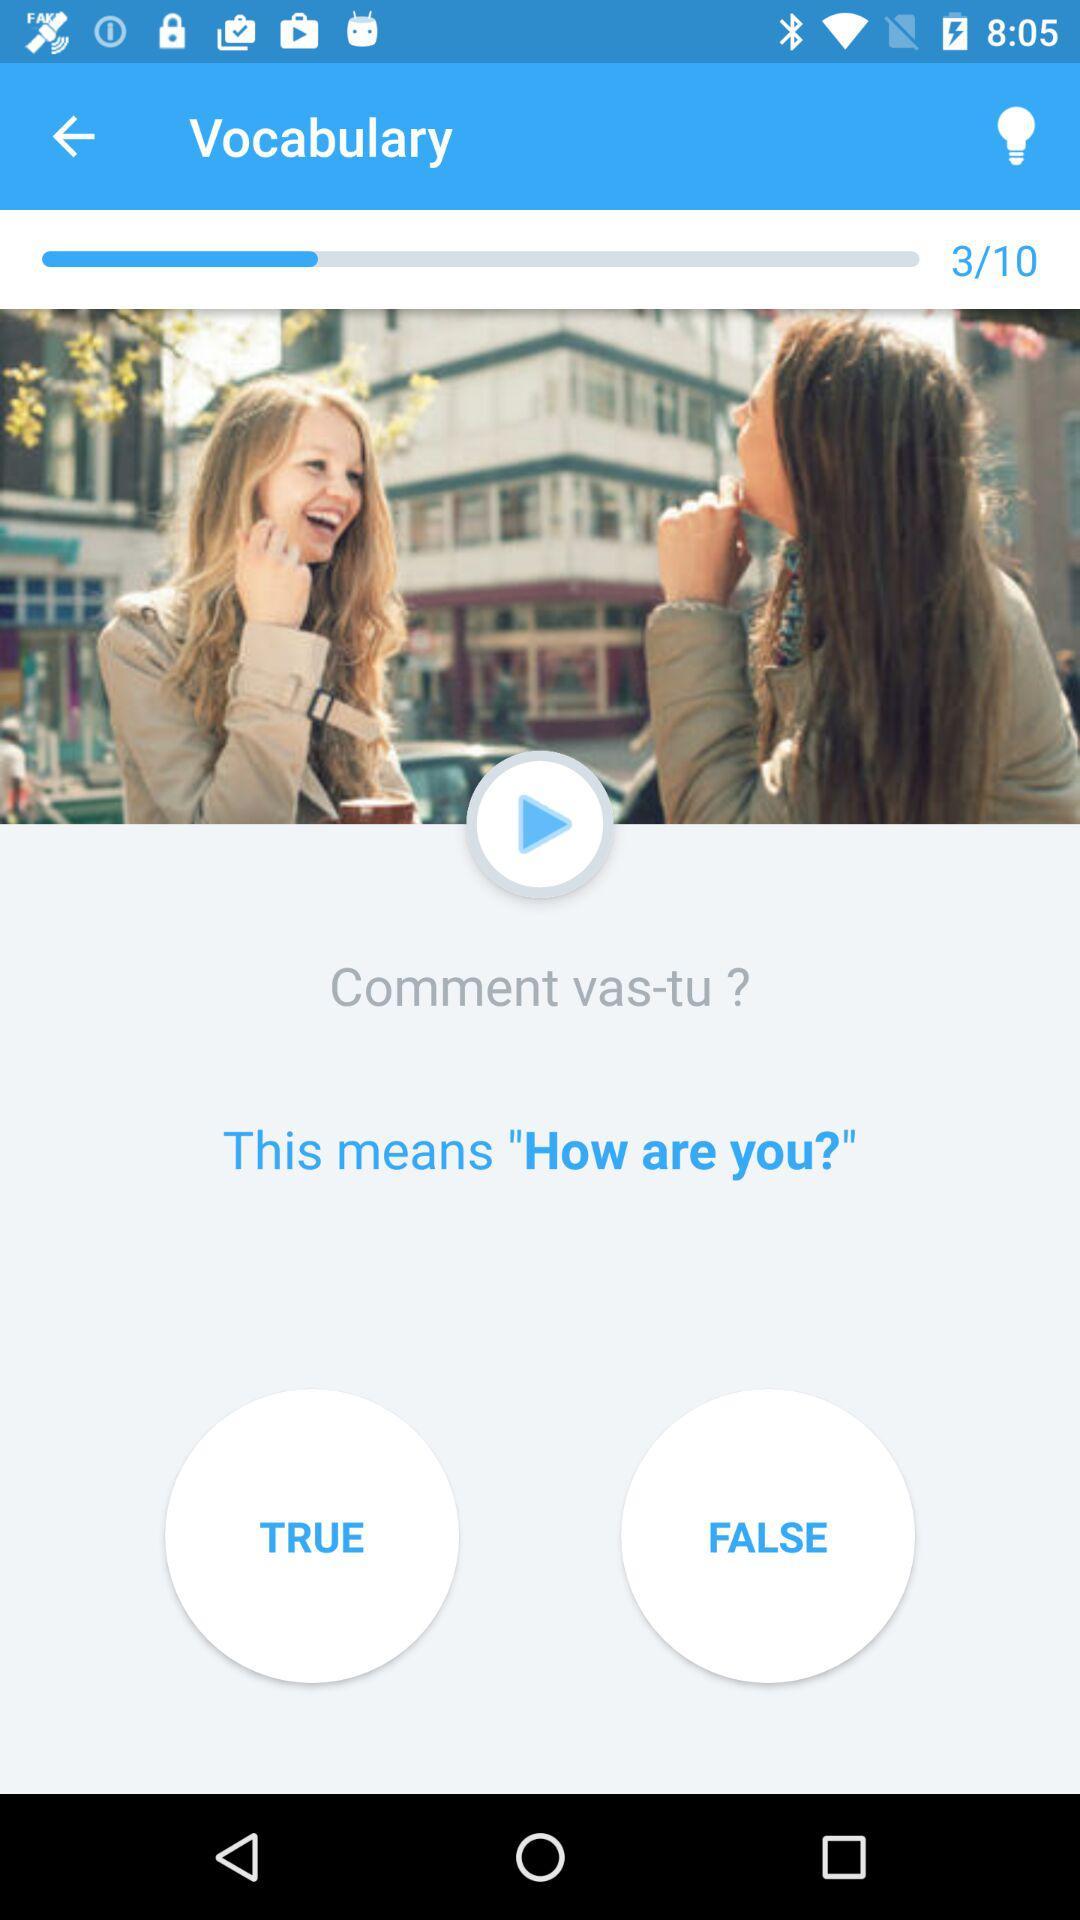 This screenshot has width=1080, height=1920. What do you see at coordinates (72, 135) in the screenshot?
I see `the icon to the left of vocabulary` at bounding box center [72, 135].